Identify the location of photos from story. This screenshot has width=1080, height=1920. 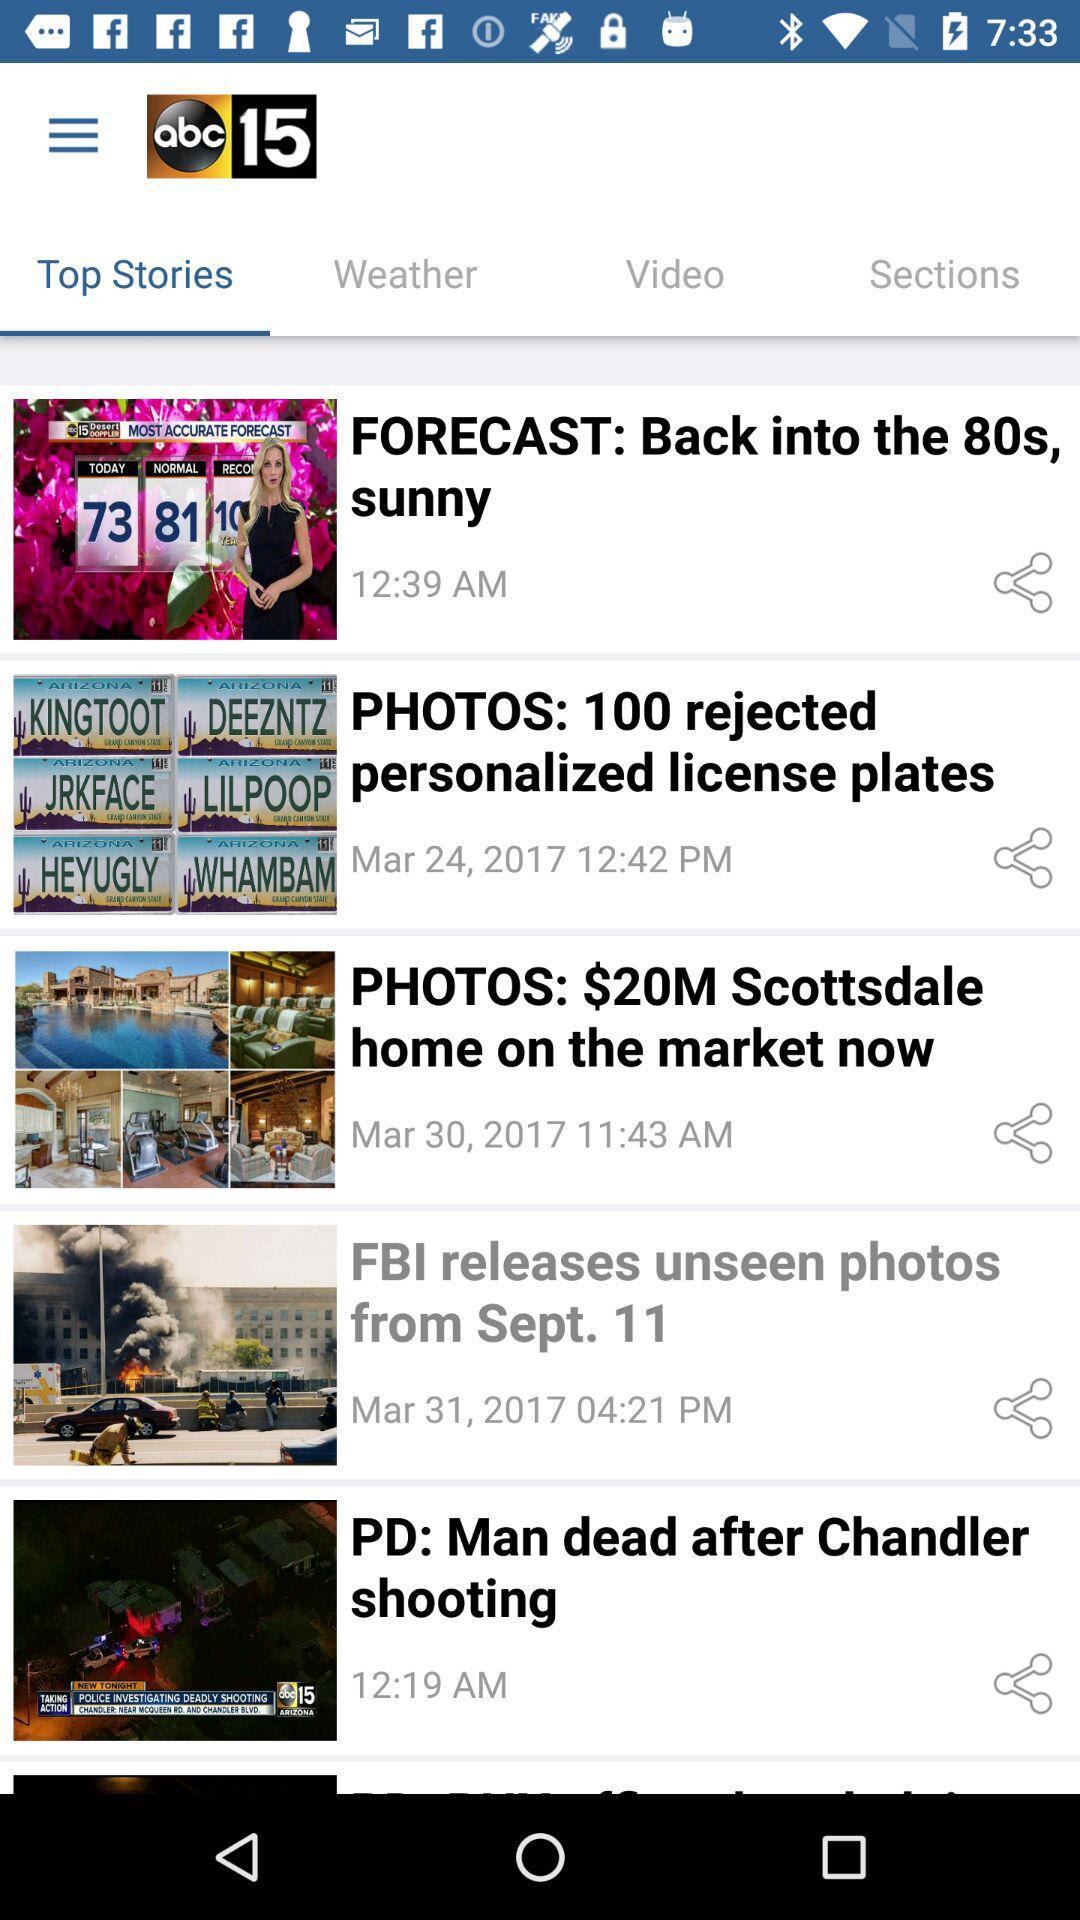
(174, 1068).